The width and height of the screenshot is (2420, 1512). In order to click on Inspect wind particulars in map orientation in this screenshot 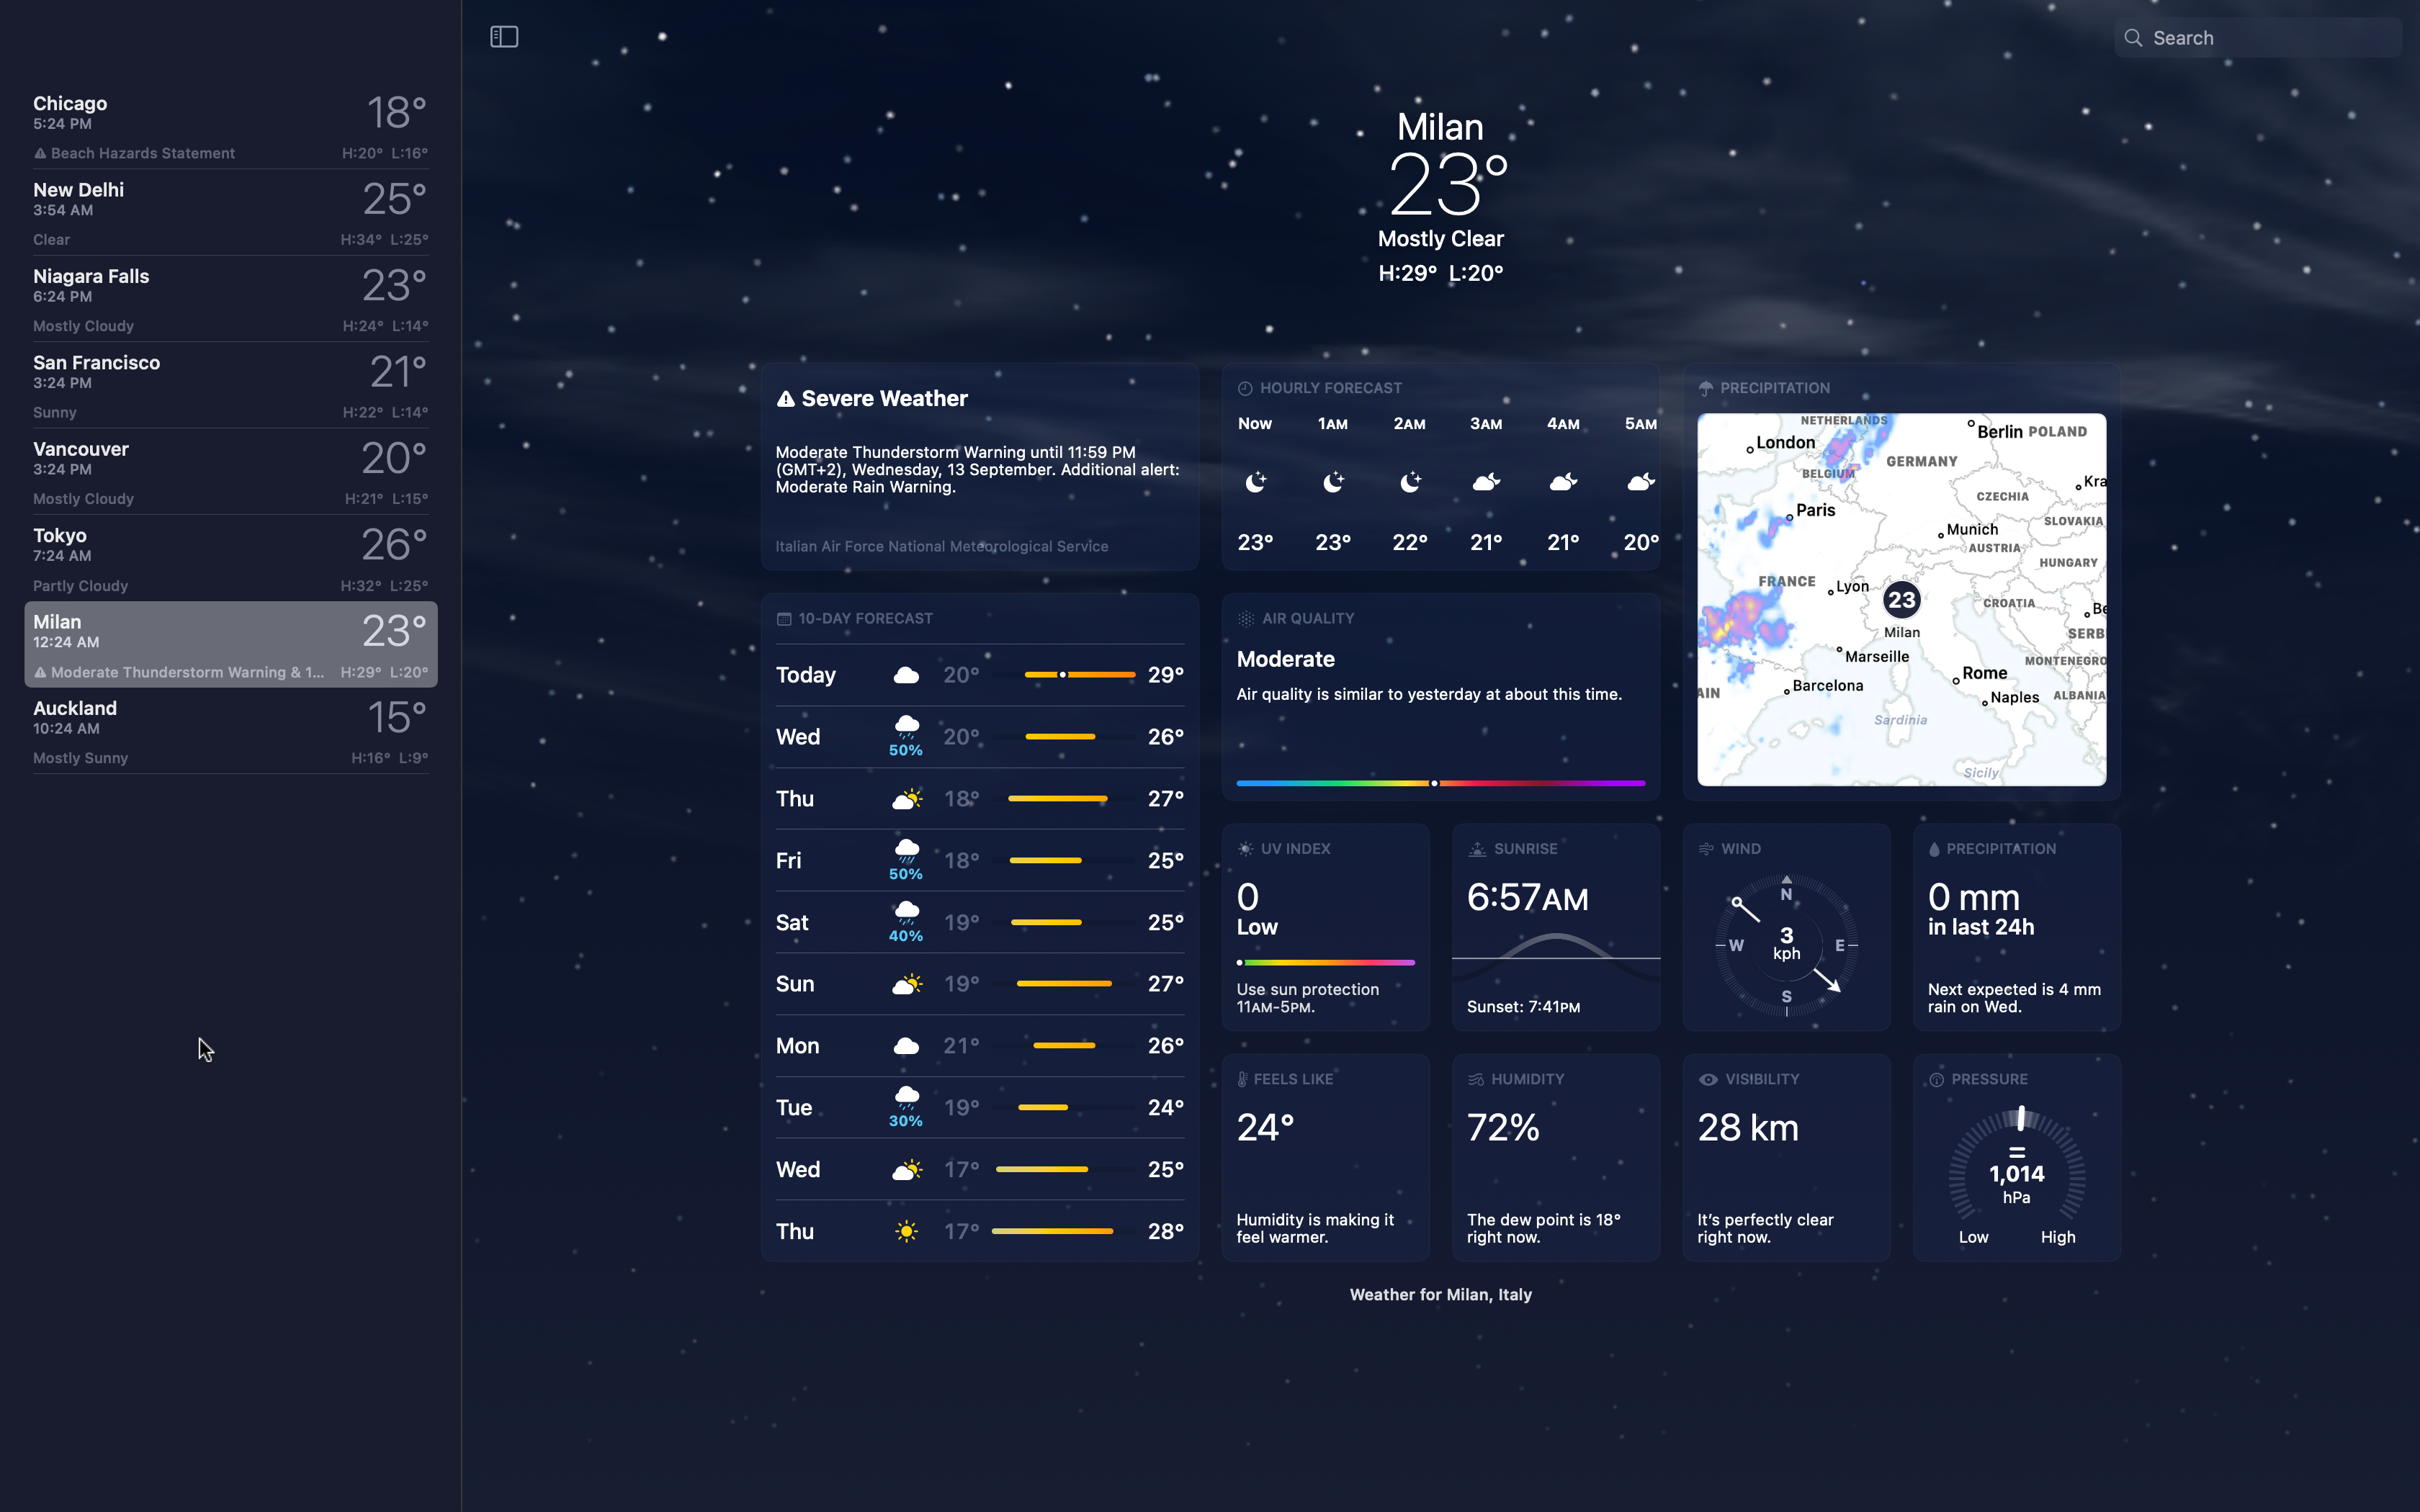, I will do `click(1901, 582)`.